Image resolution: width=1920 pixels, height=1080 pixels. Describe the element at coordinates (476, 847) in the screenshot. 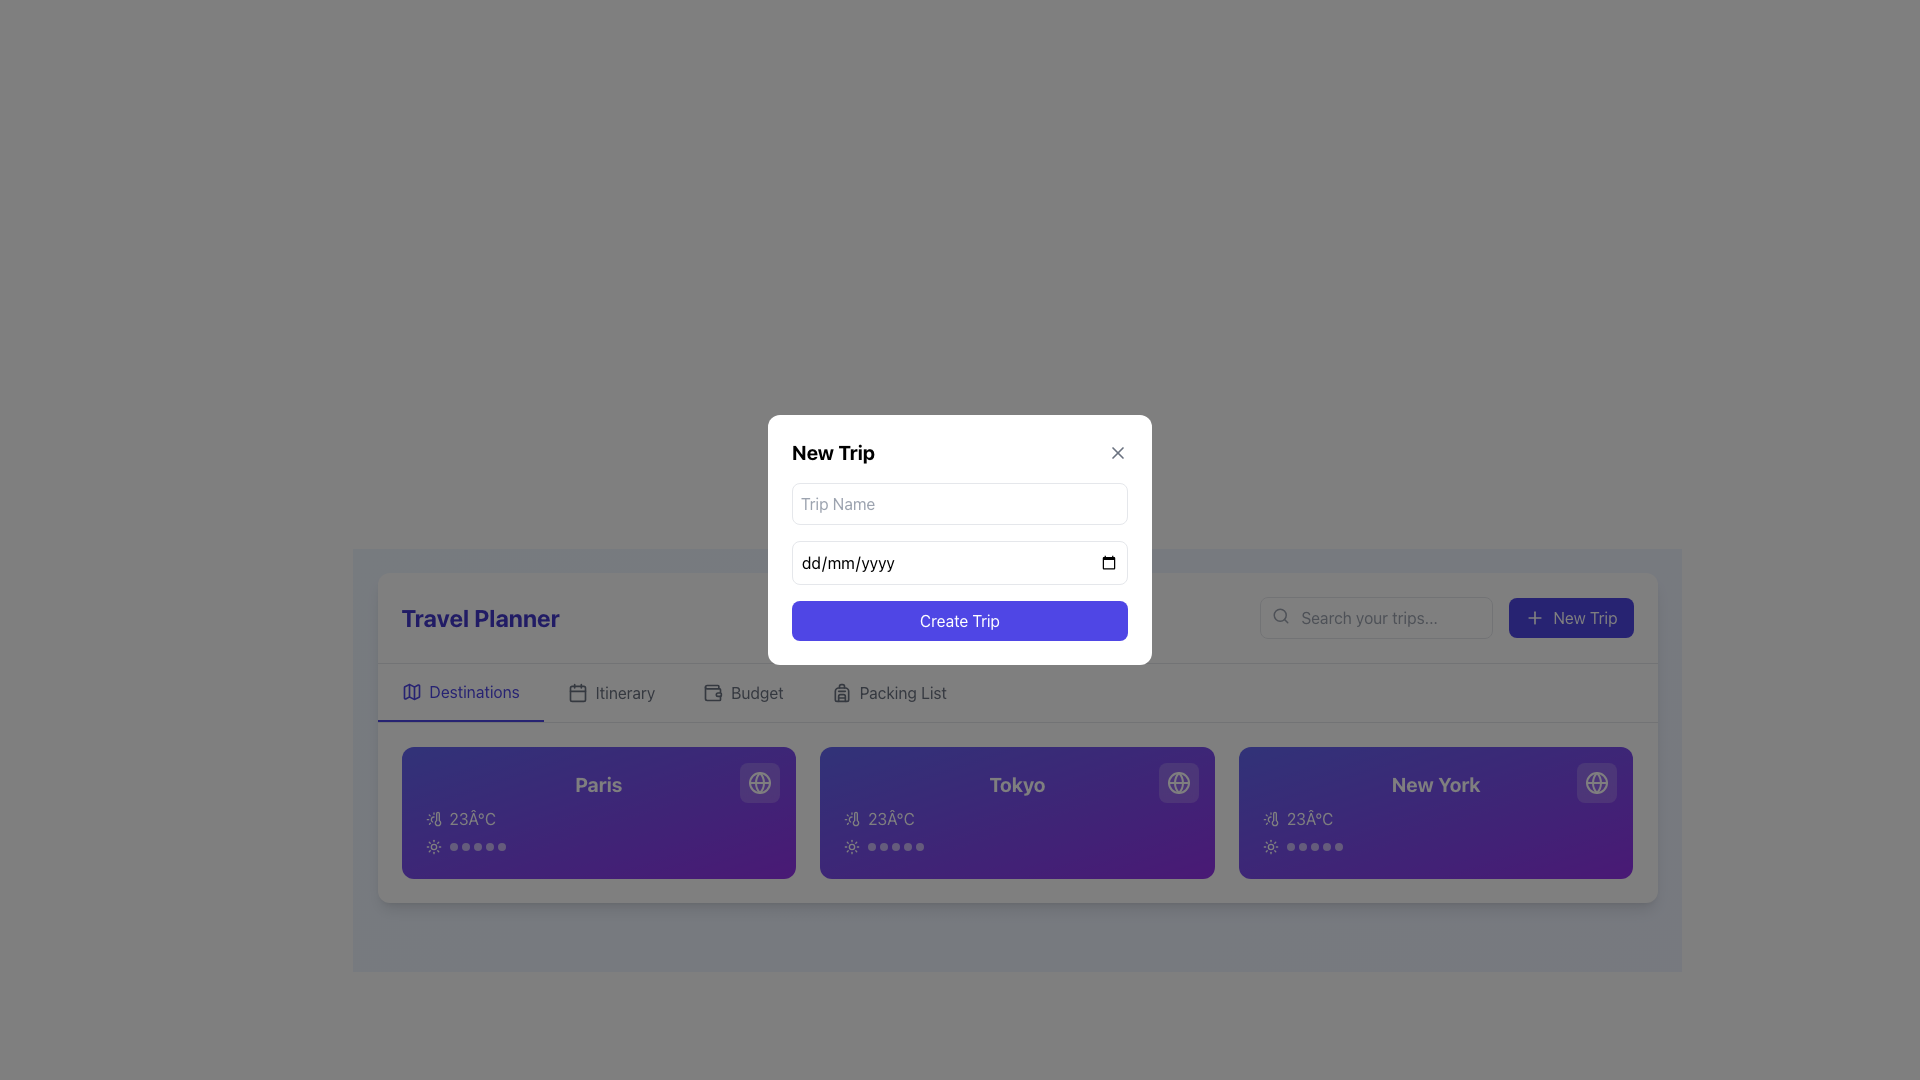

I see `the indicator dots for ratings or progress located at the bottom section of the 'Travel Planner' card for 'Paris', beneath the temperature information and weather icon details` at that location.